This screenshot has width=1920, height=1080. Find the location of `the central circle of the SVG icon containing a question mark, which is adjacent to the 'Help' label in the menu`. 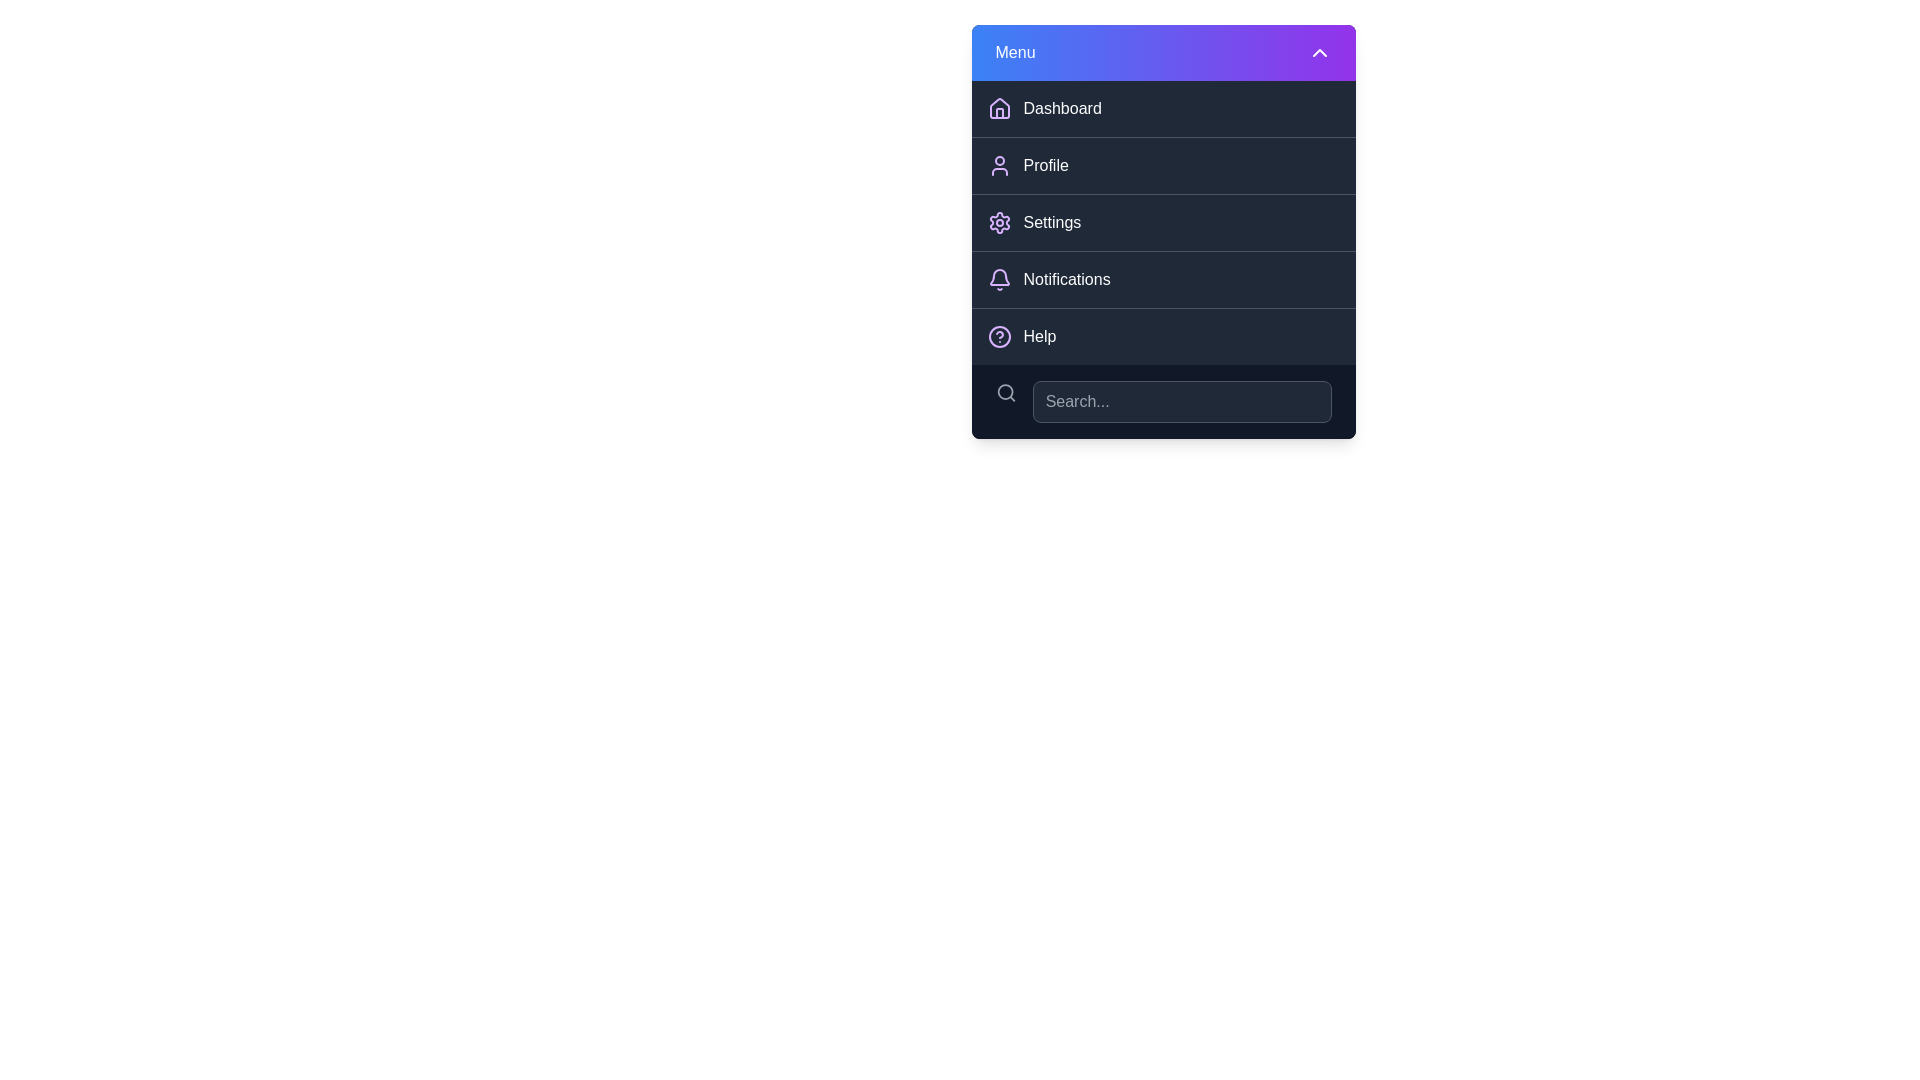

the central circle of the SVG icon containing a question mark, which is adjacent to the 'Help' label in the menu is located at coordinates (999, 335).